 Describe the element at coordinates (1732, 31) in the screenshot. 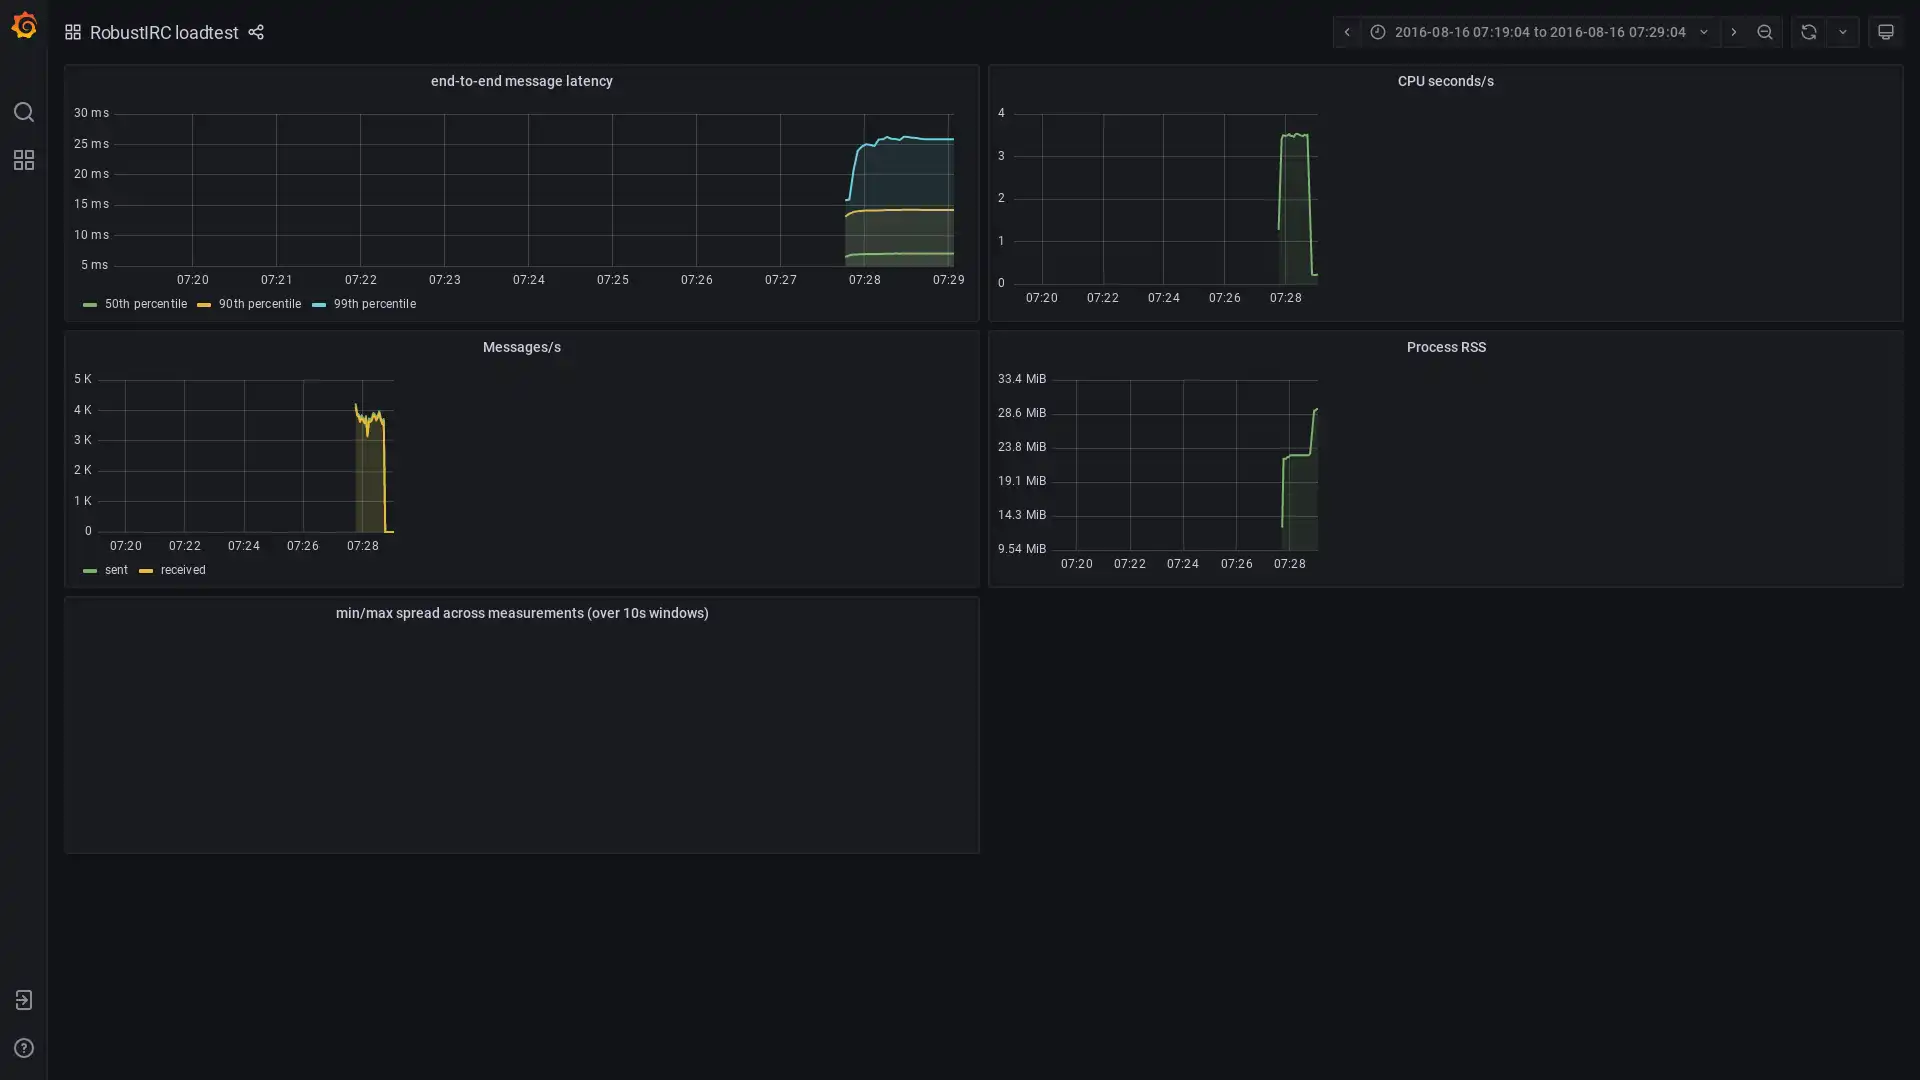

I see `Move time range forwards` at that location.